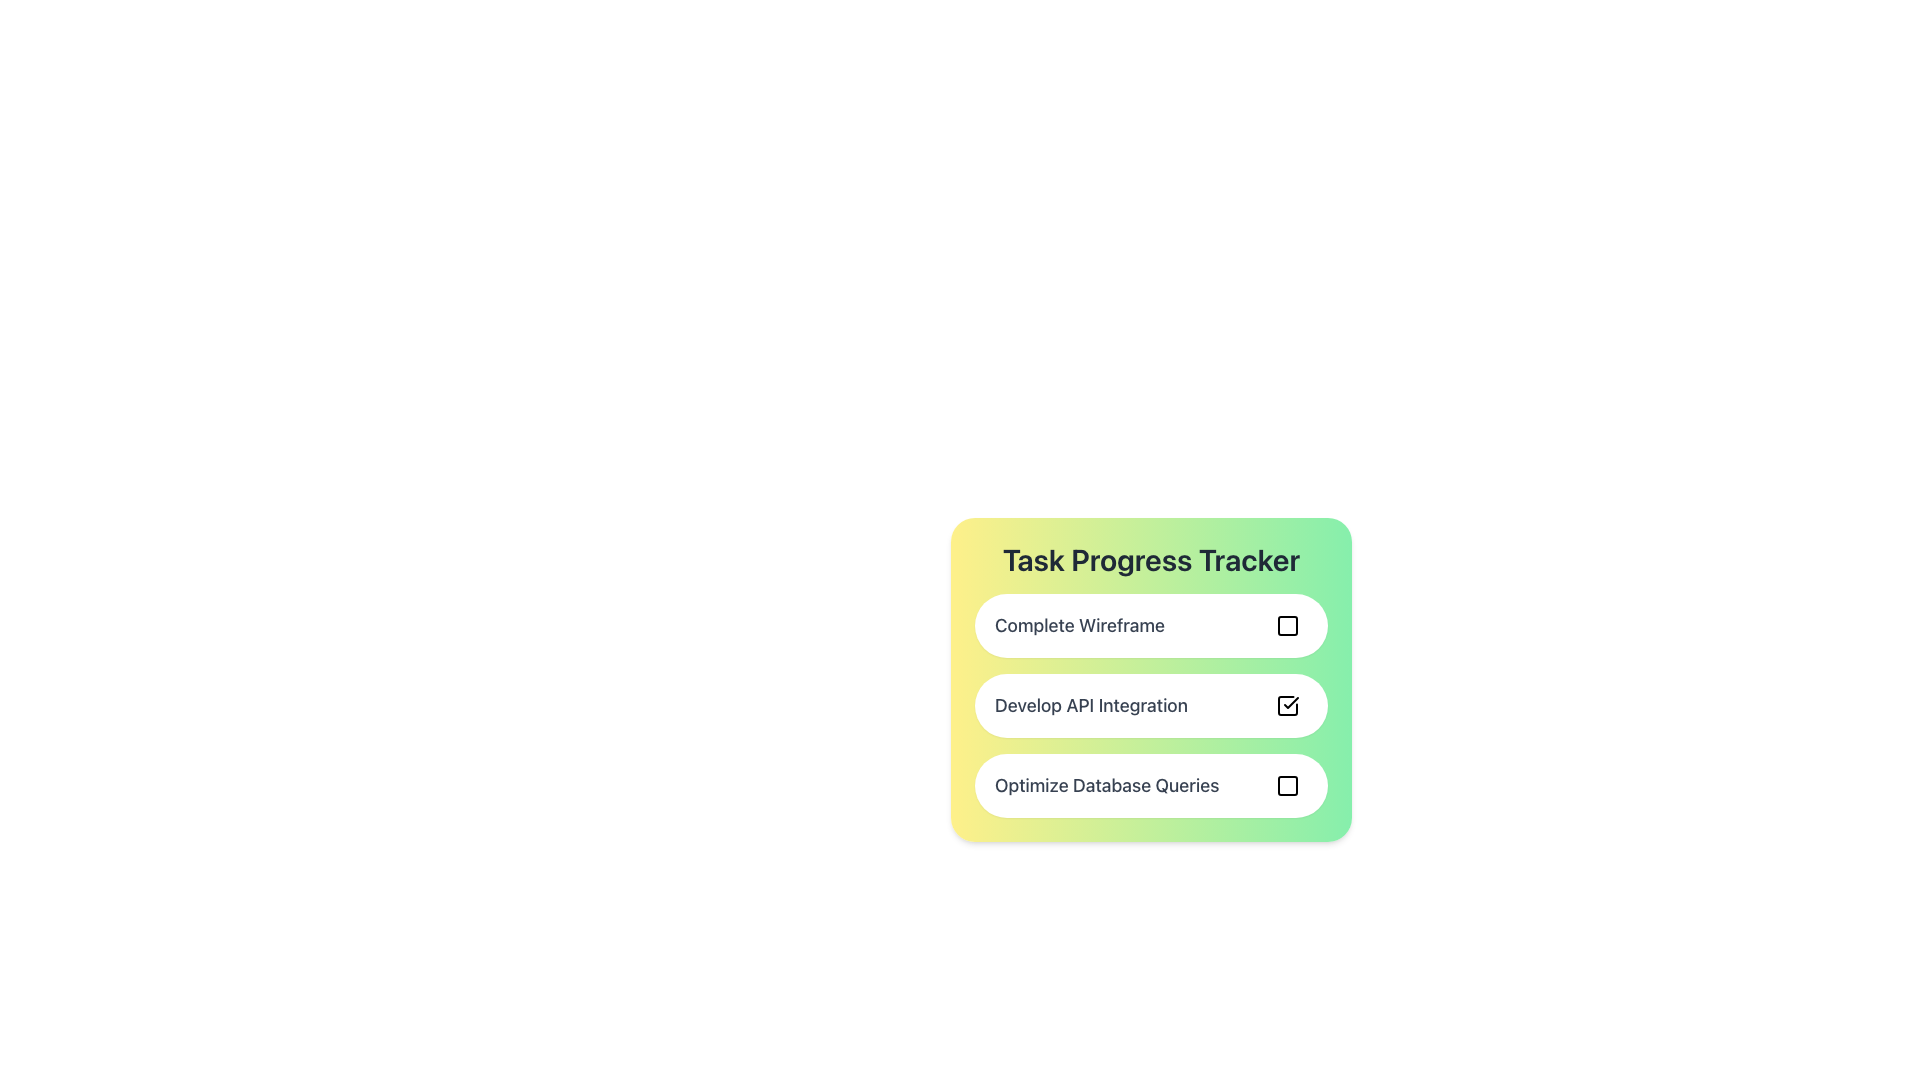 The height and width of the screenshot is (1080, 1920). I want to click on the descriptive text label for the third task item in the 'Task Progress Tracker' panel, which is located to the left of the checkbox icon, so click(1106, 785).